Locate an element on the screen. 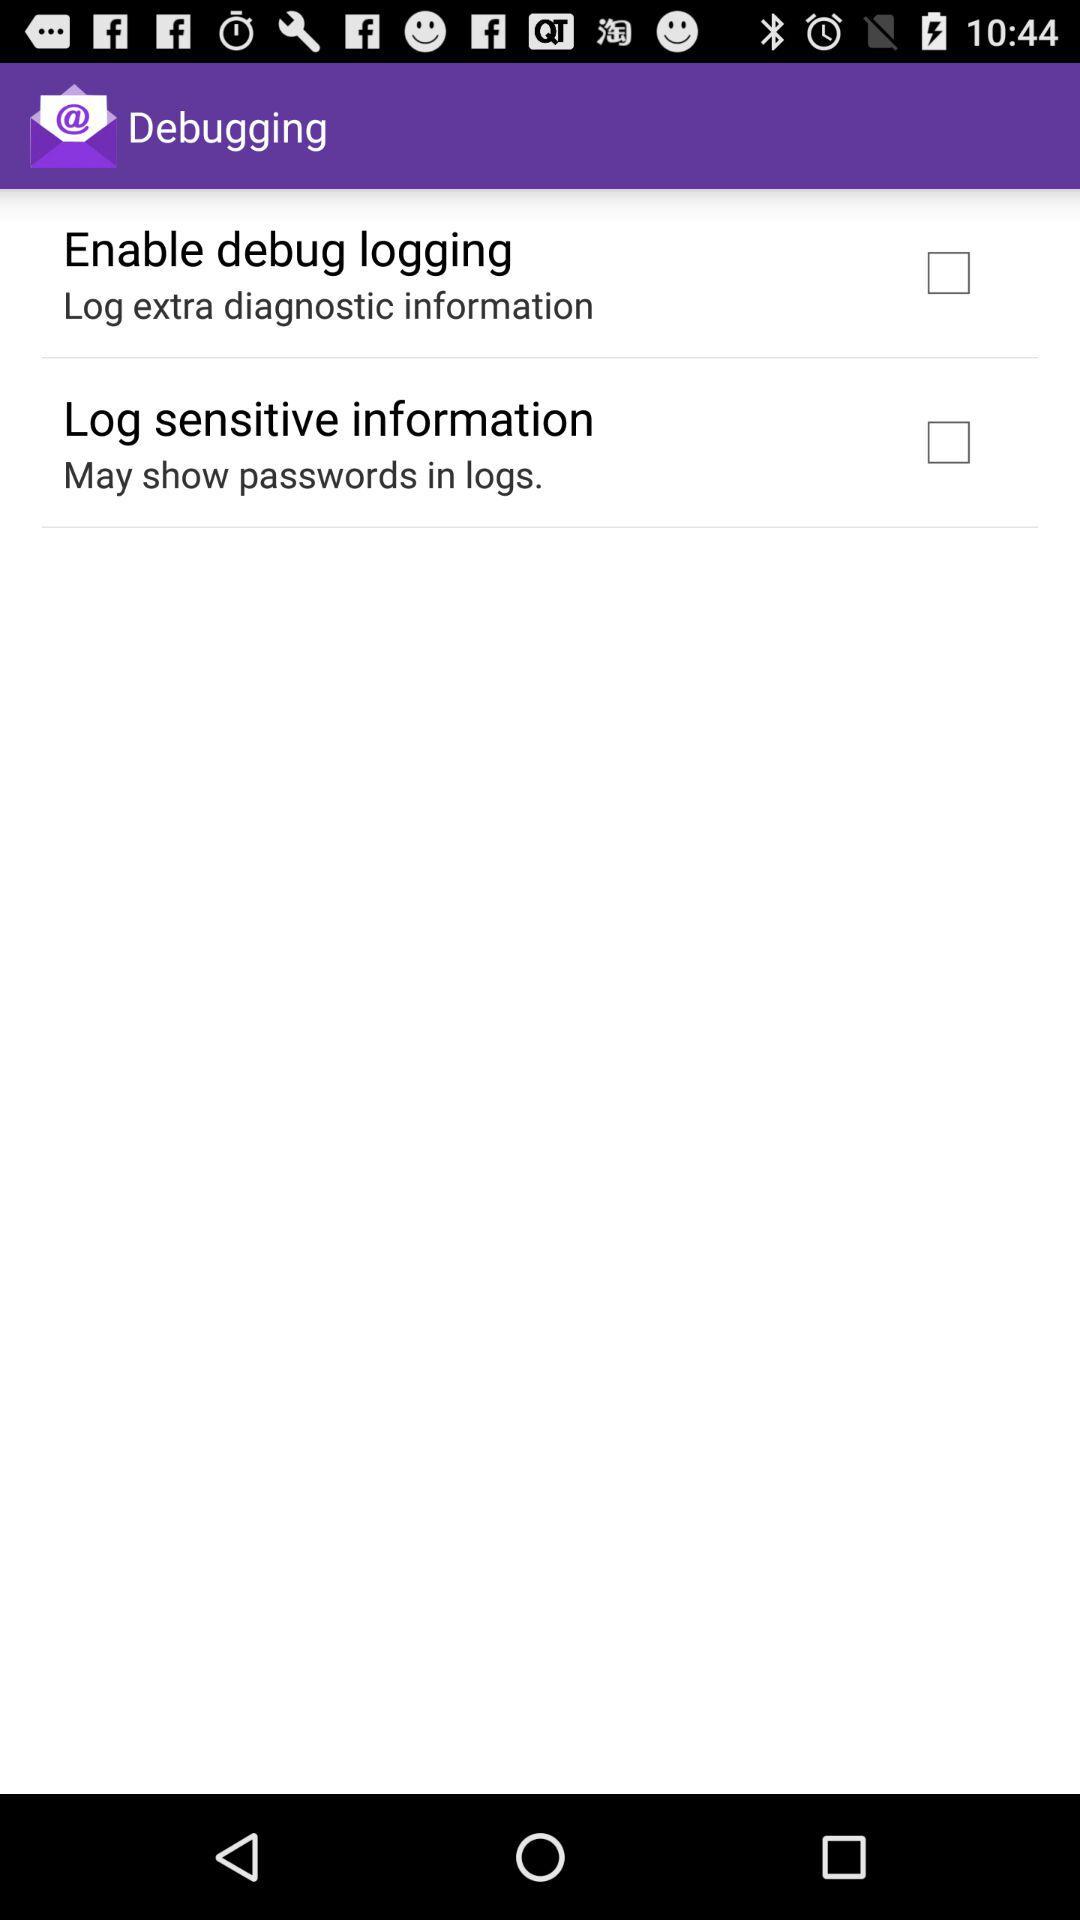 The width and height of the screenshot is (1080, 1920). the item above the log sensitive information icon is located at coordinates (327, 303).